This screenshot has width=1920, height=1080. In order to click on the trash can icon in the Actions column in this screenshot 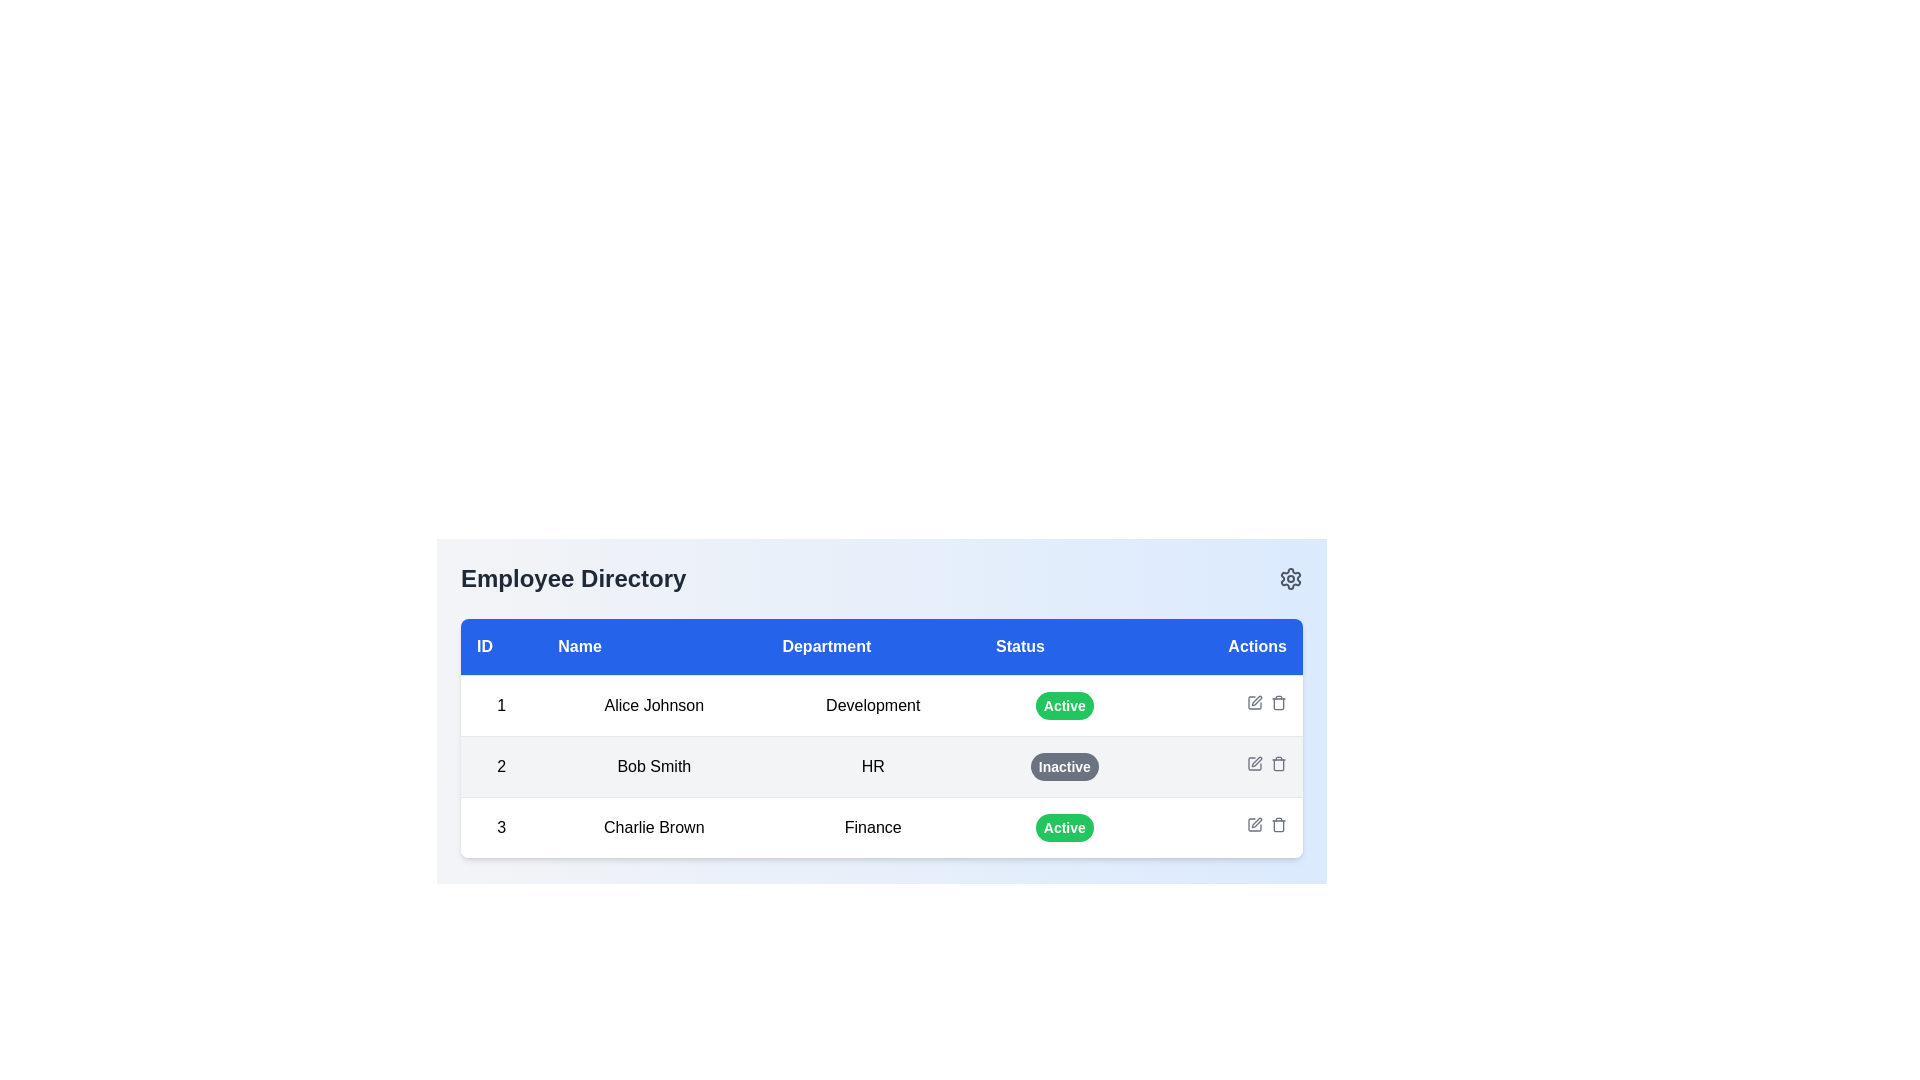, I will do `click(1277, 825)`.